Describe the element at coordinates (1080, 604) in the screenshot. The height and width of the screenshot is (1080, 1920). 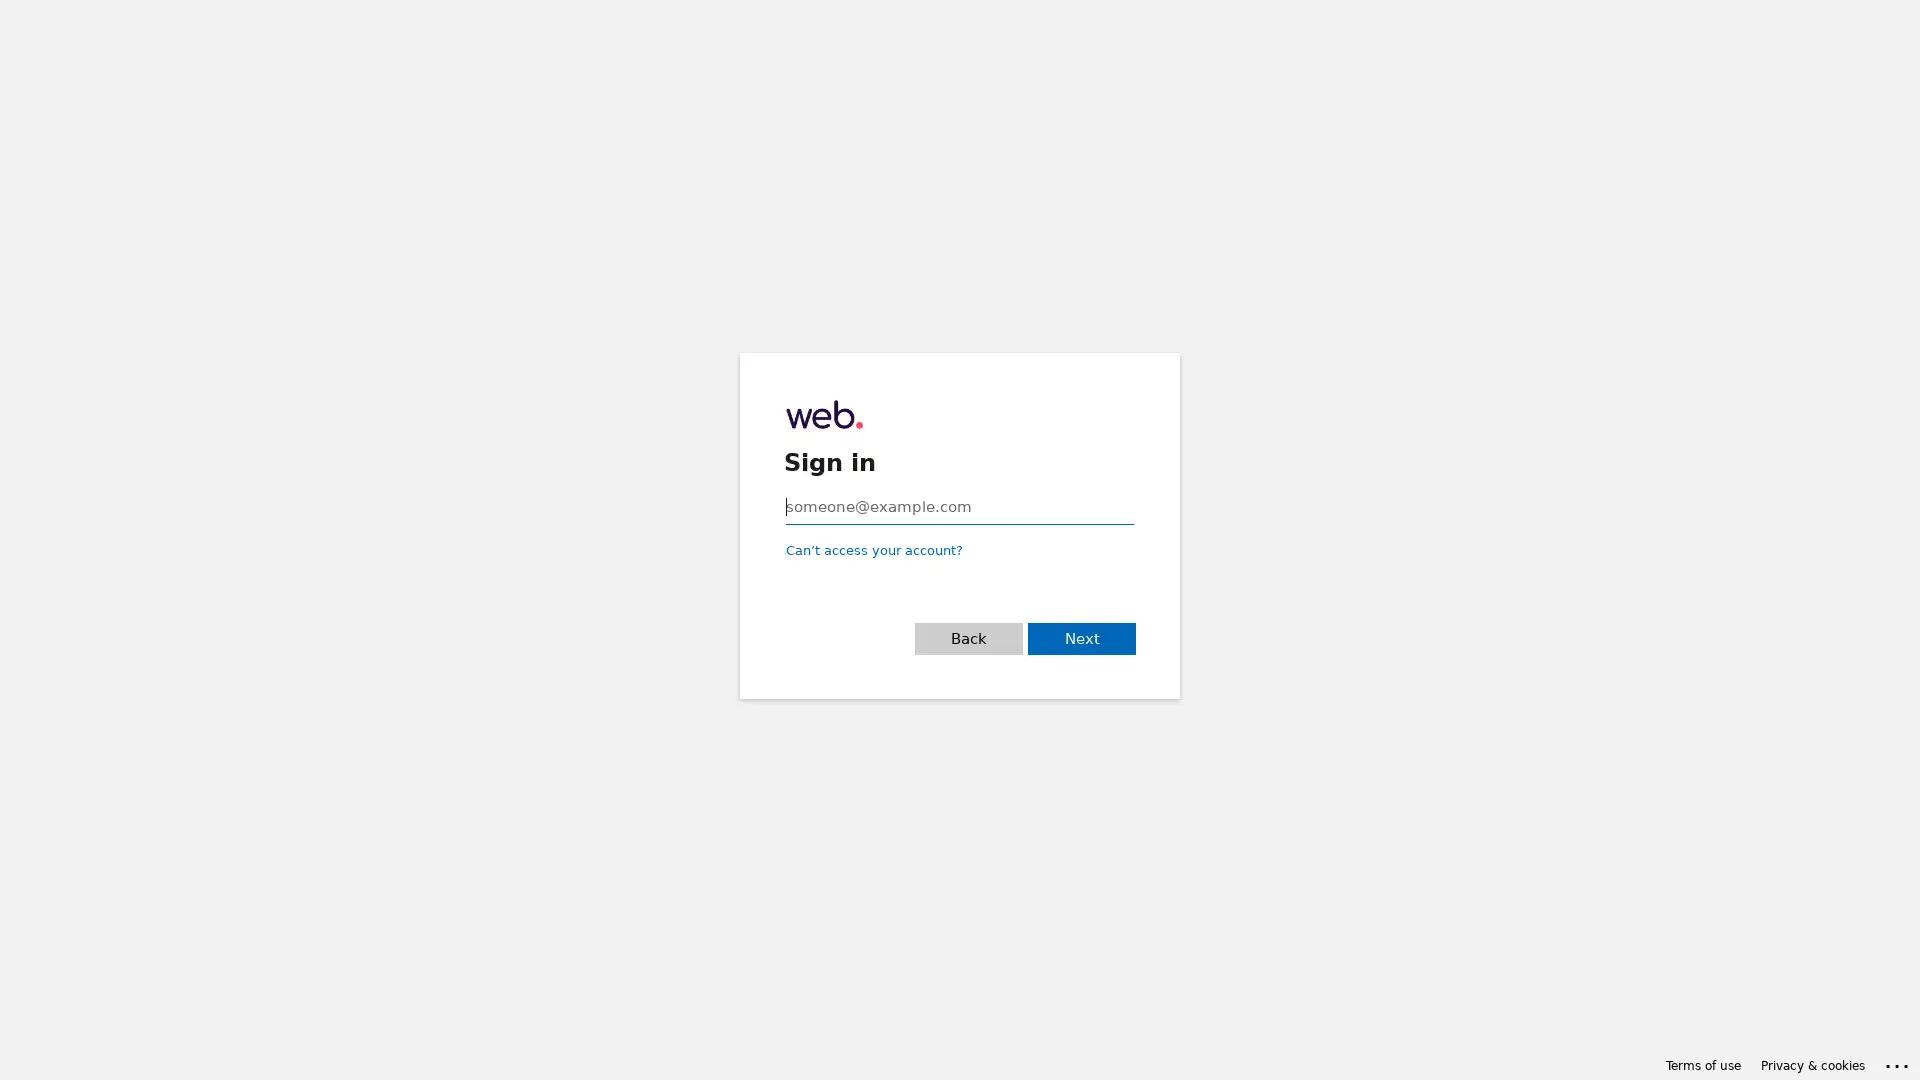
I see `Next` at that location.